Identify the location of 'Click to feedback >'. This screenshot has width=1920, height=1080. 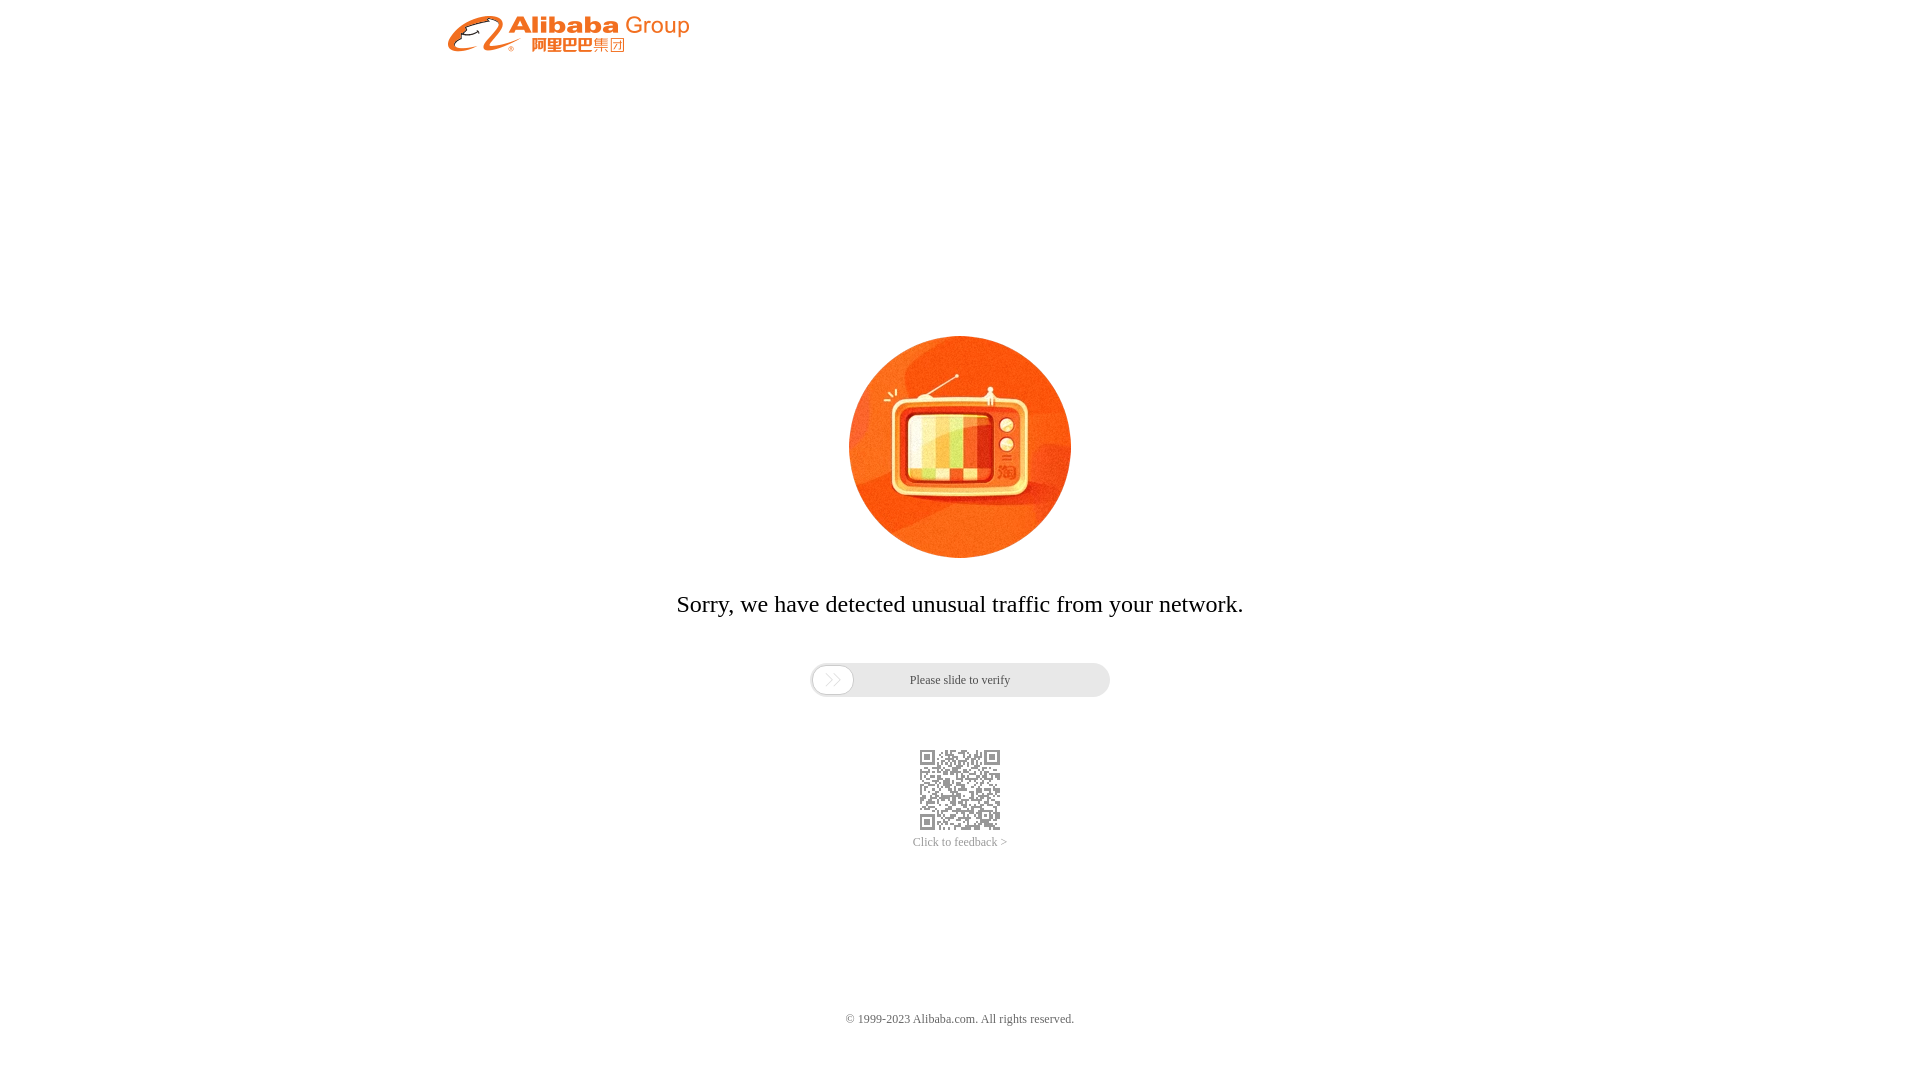
(960, 842).